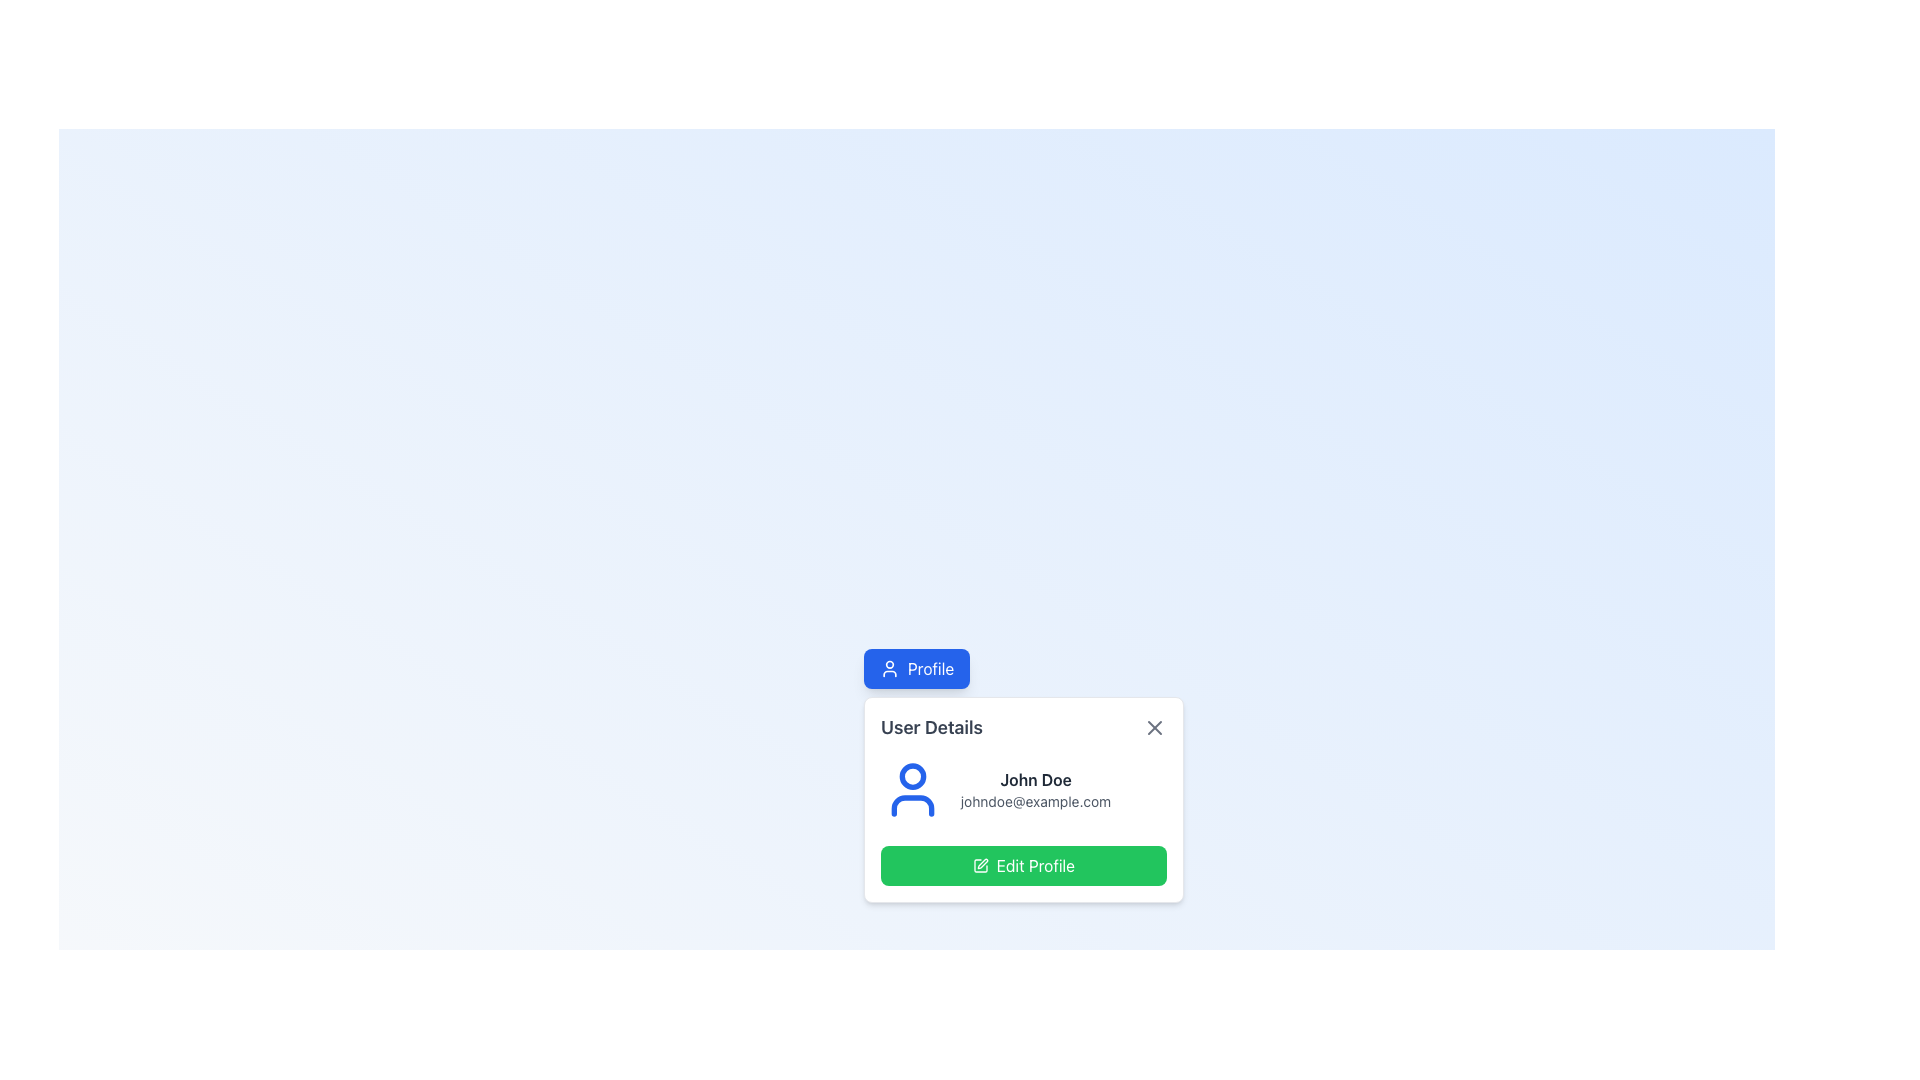 Image resolution: width=1920 pixels, height=1080 pixels. What do you see at coordinates (1023, 789) in the screenshot?
I see `the composite element displaying the user details for 'John Doe' with the email 'johndoe@example.com', which includes a blue silhouette icon and is located in the 'User Details' modal above the 'Edit Profile' button` at bounding box center [1023, 789].